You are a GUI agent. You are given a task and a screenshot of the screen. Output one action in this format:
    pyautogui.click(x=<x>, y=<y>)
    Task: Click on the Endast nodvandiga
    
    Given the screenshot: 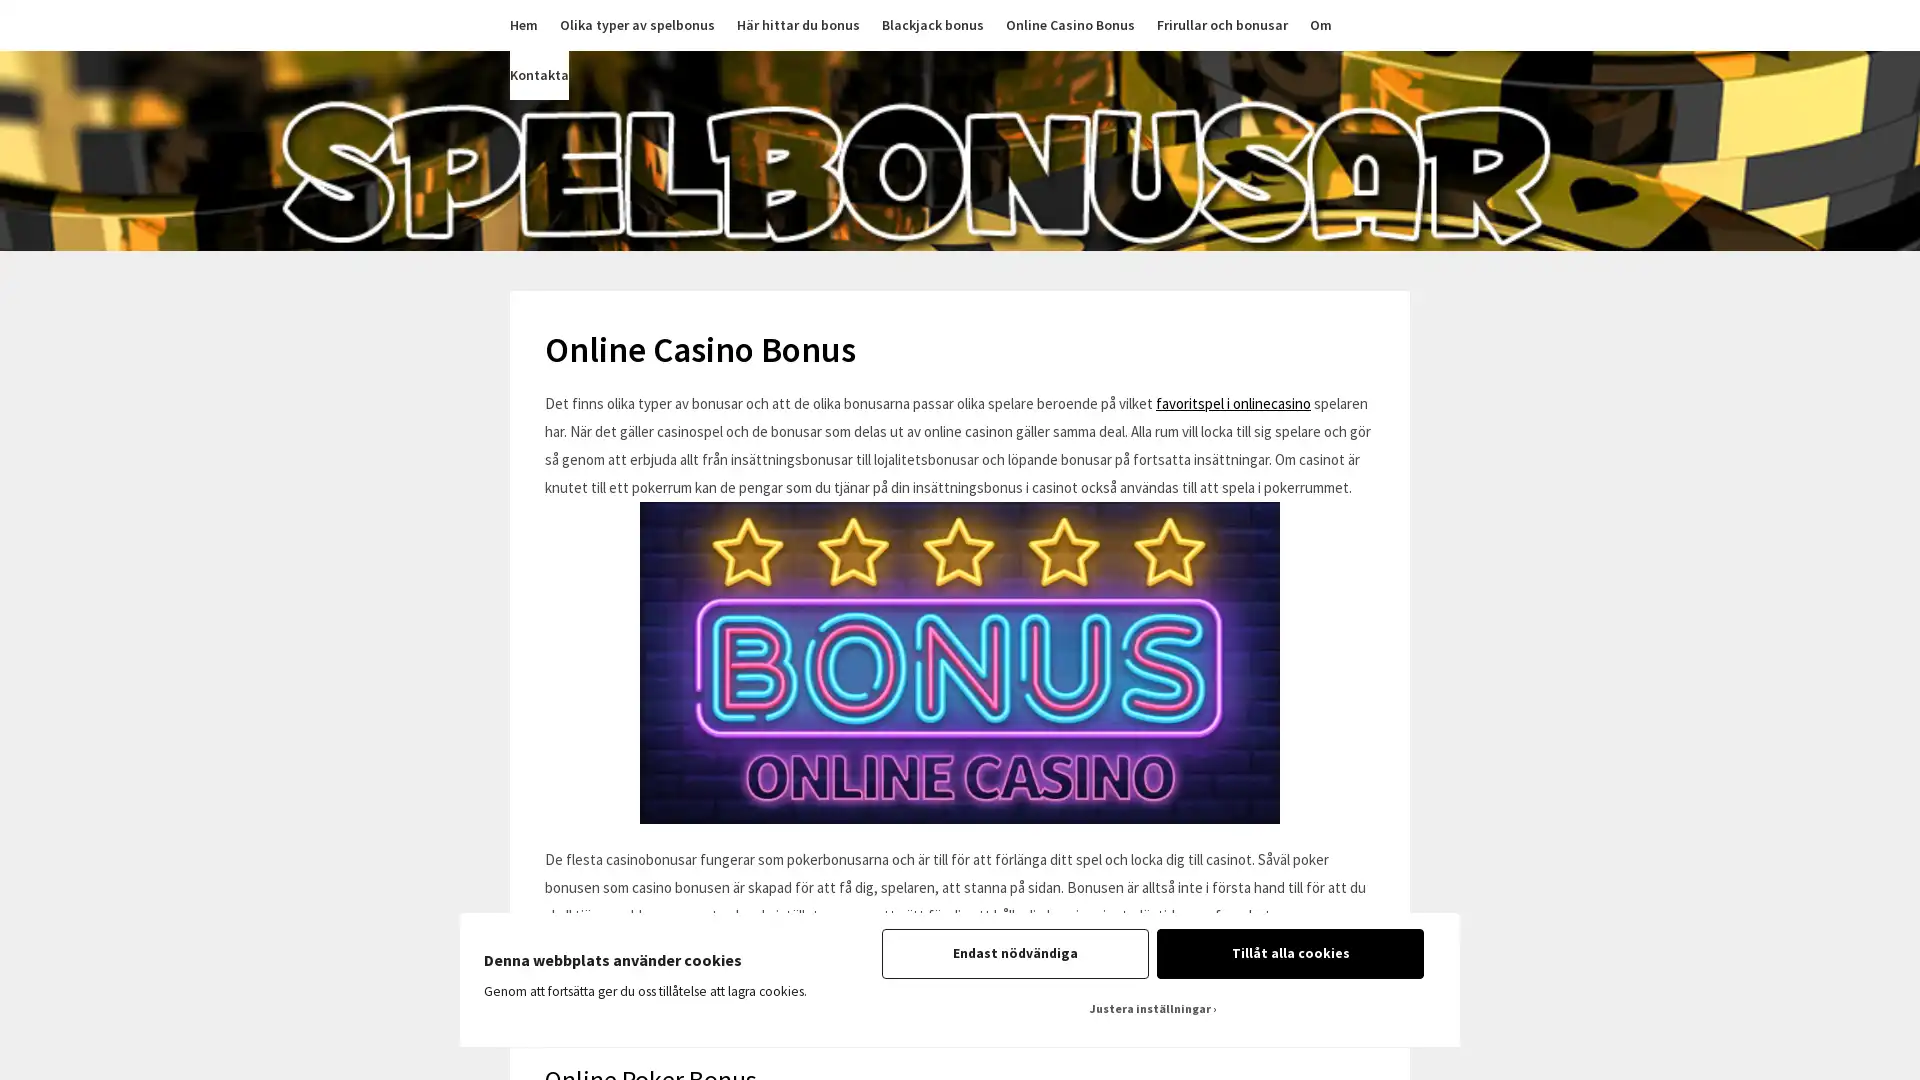 What is the action you would take?
    pyautogui.click(x=1015, y=952)
    